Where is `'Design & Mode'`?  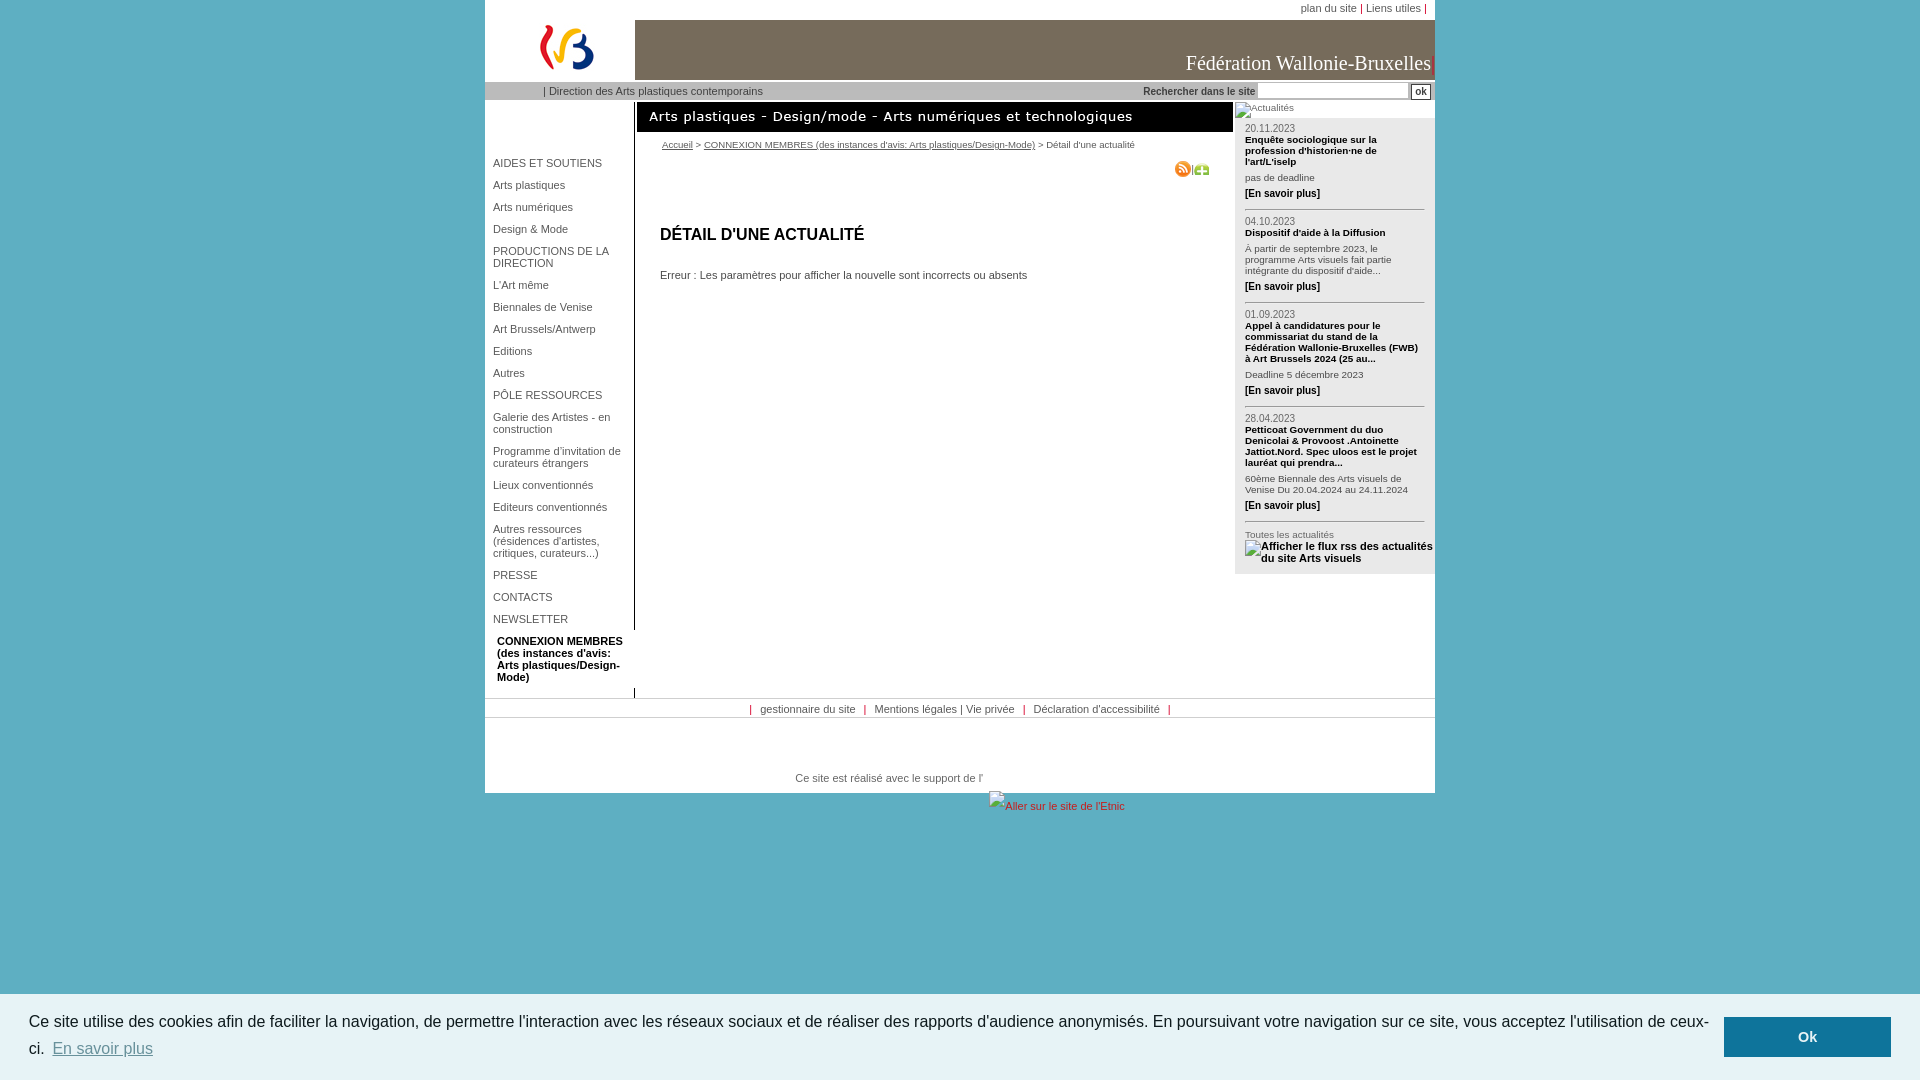
'Design & Mode' is located at coordinates (560, 227).